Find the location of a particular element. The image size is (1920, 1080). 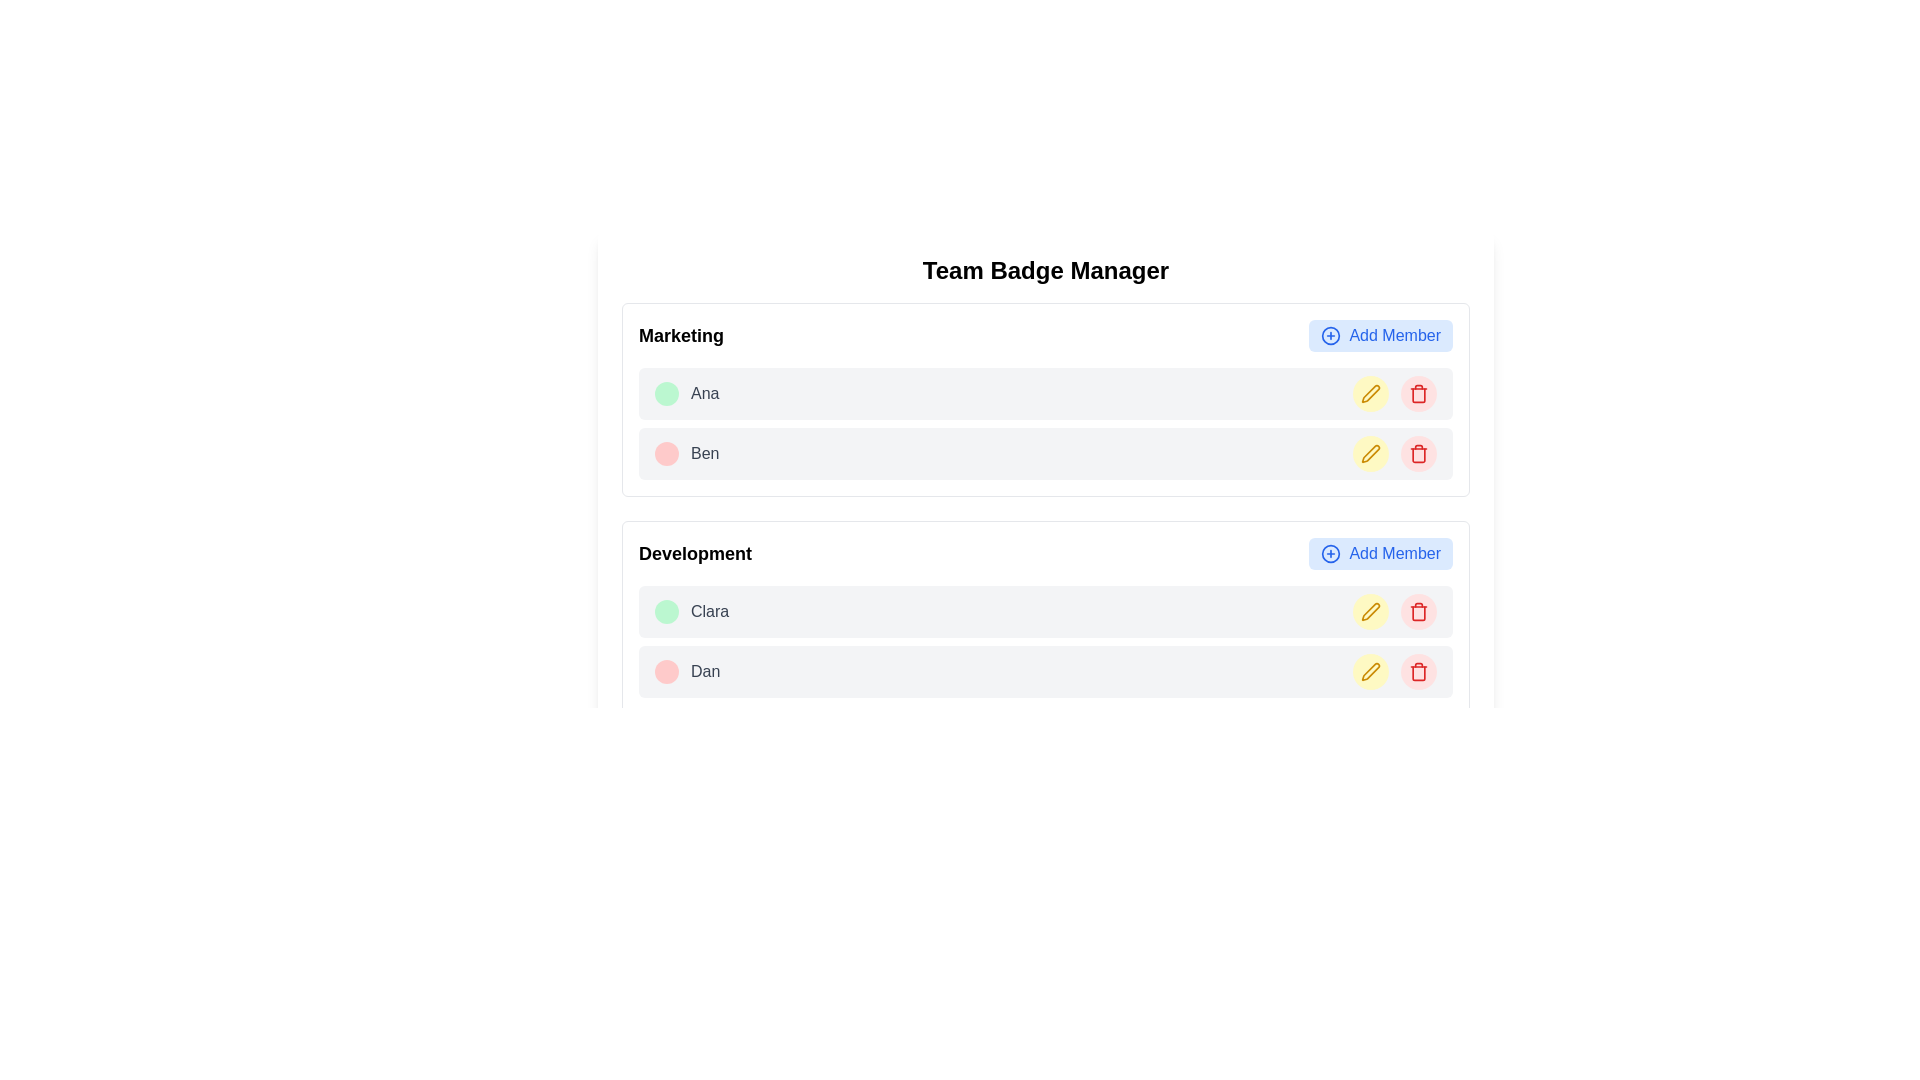

the edit icon button located in the 'Development' section next to Dan's row is located at coordinates (1370, 609).